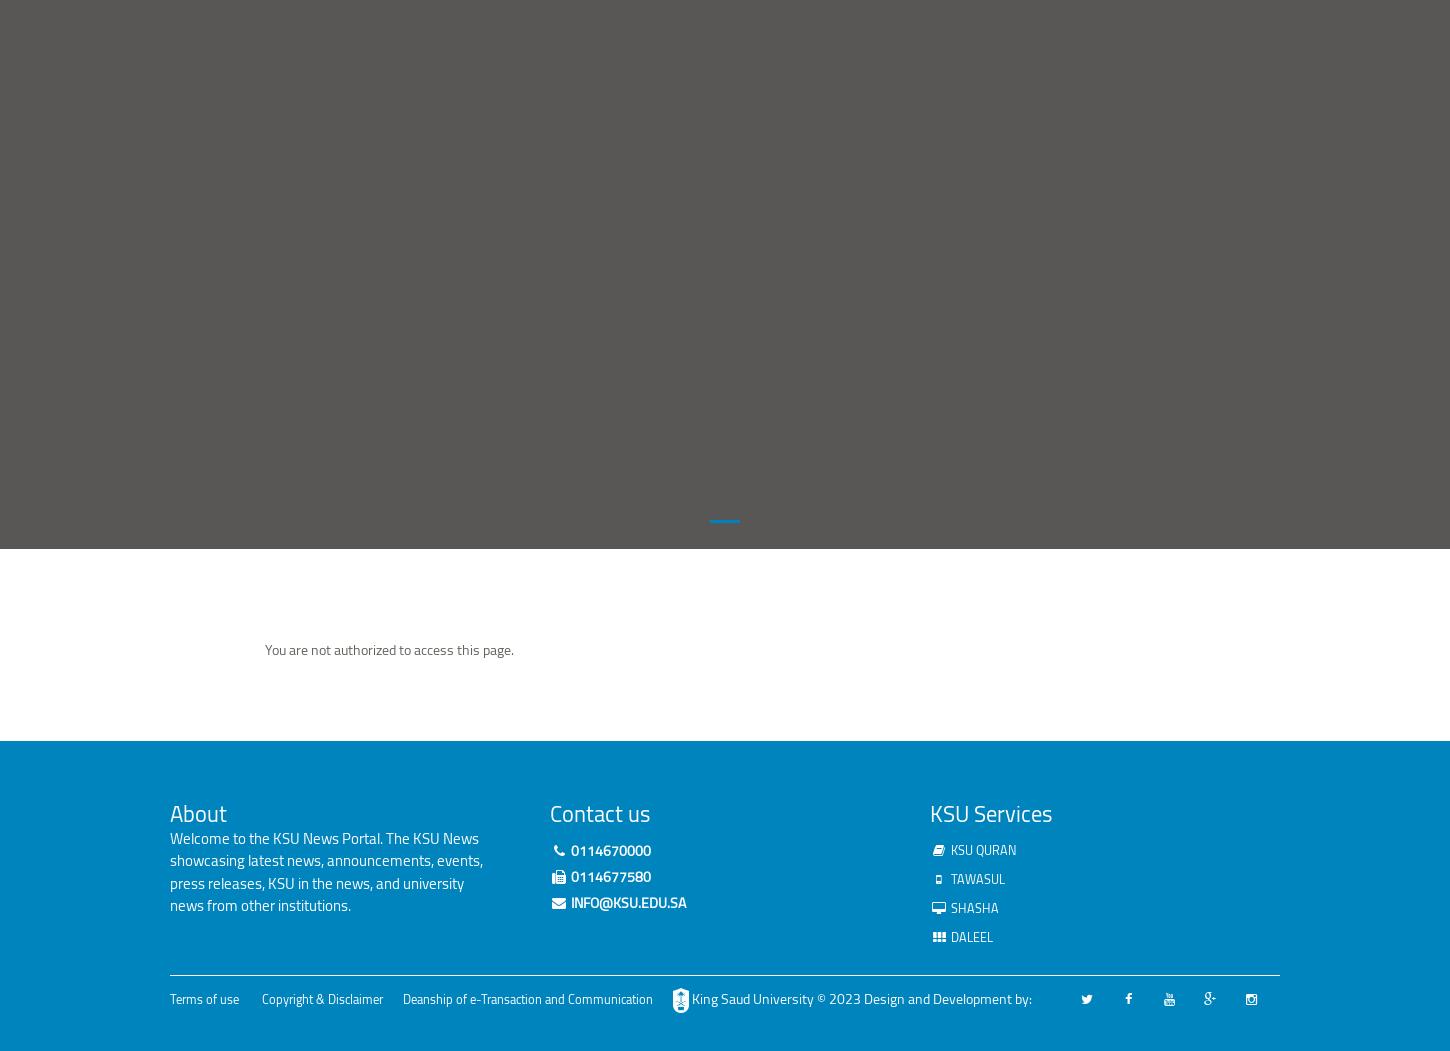 The height and width of the screenshot is (1051, 1450). Describe the element at coordinates (522, 266) in the screenshot. I see `'Riyadh Valley Company (RVC)'` at that location.